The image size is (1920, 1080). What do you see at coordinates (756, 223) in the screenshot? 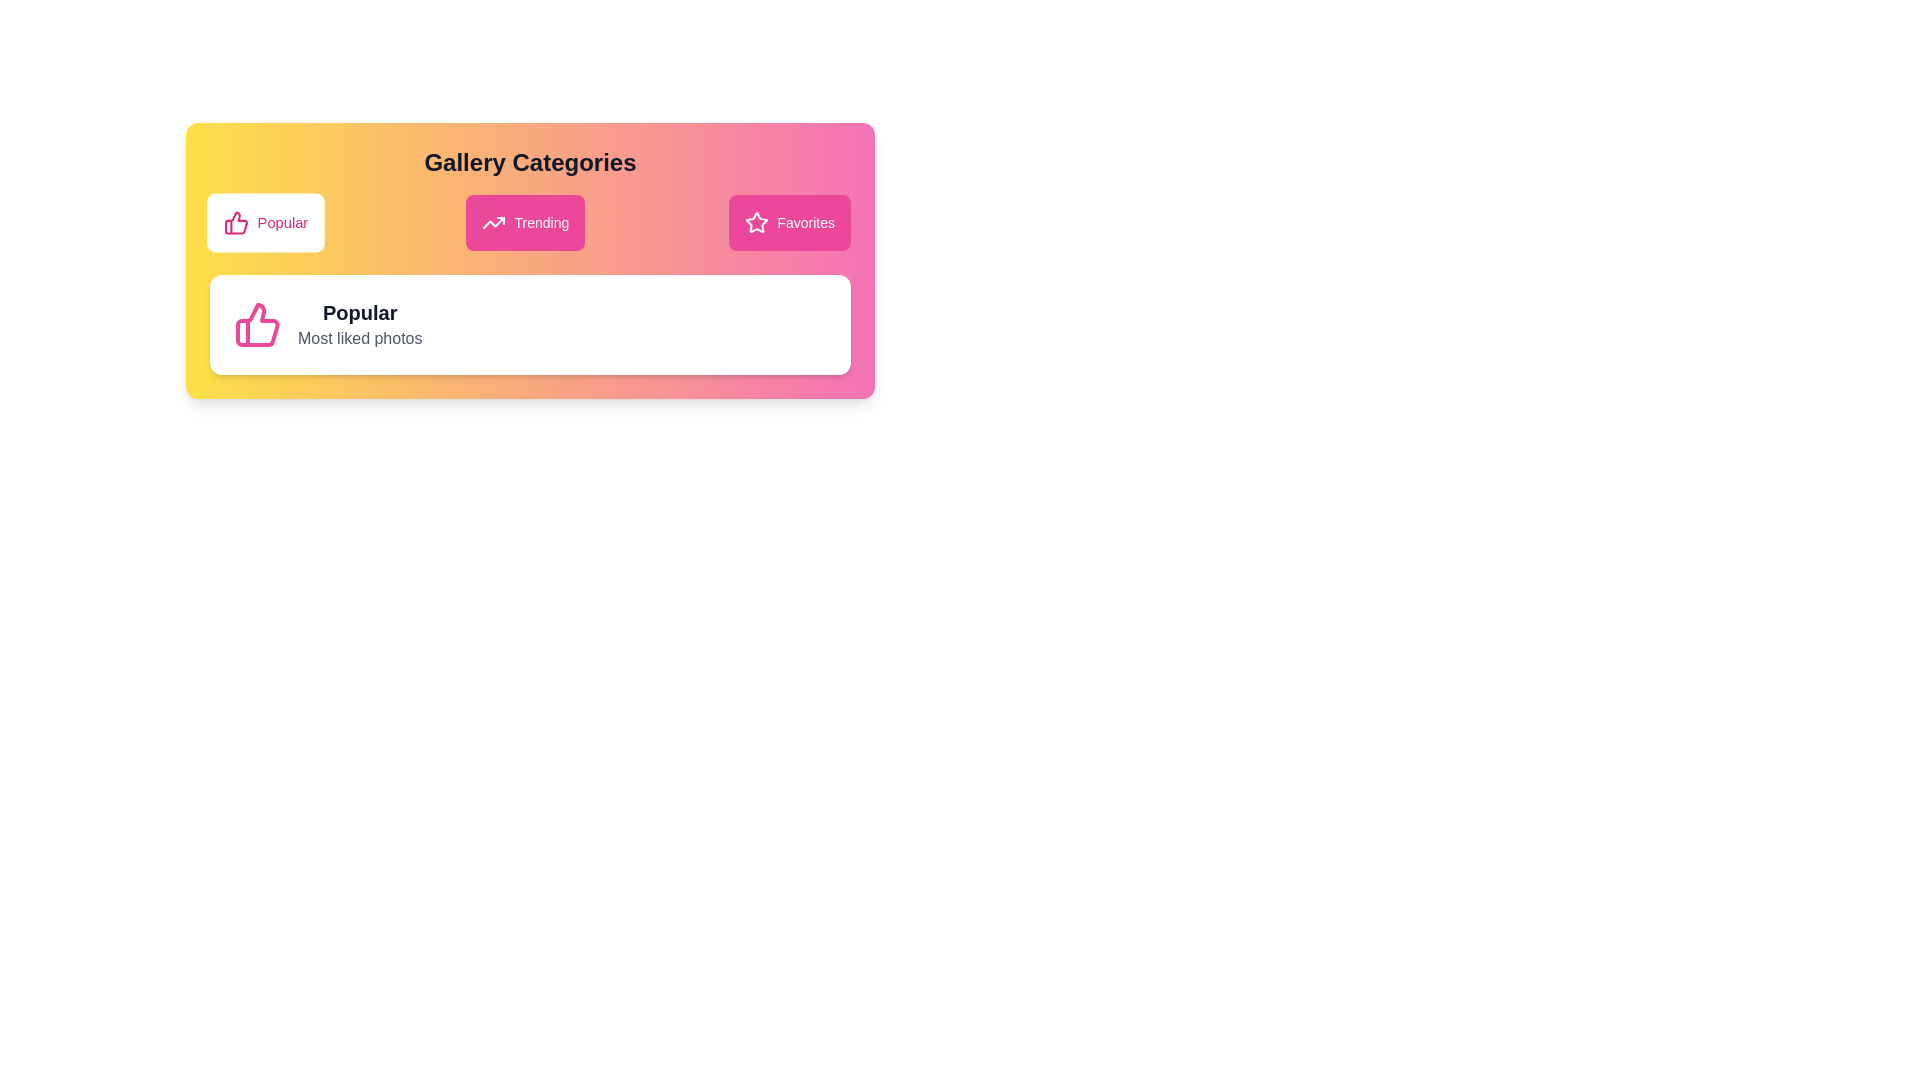
I see `the pink star icon located within the 'Favorites' button, which is the rightmost button in the row of category buttons under 'Gallery Categories'` at bounding box center [756, 223].